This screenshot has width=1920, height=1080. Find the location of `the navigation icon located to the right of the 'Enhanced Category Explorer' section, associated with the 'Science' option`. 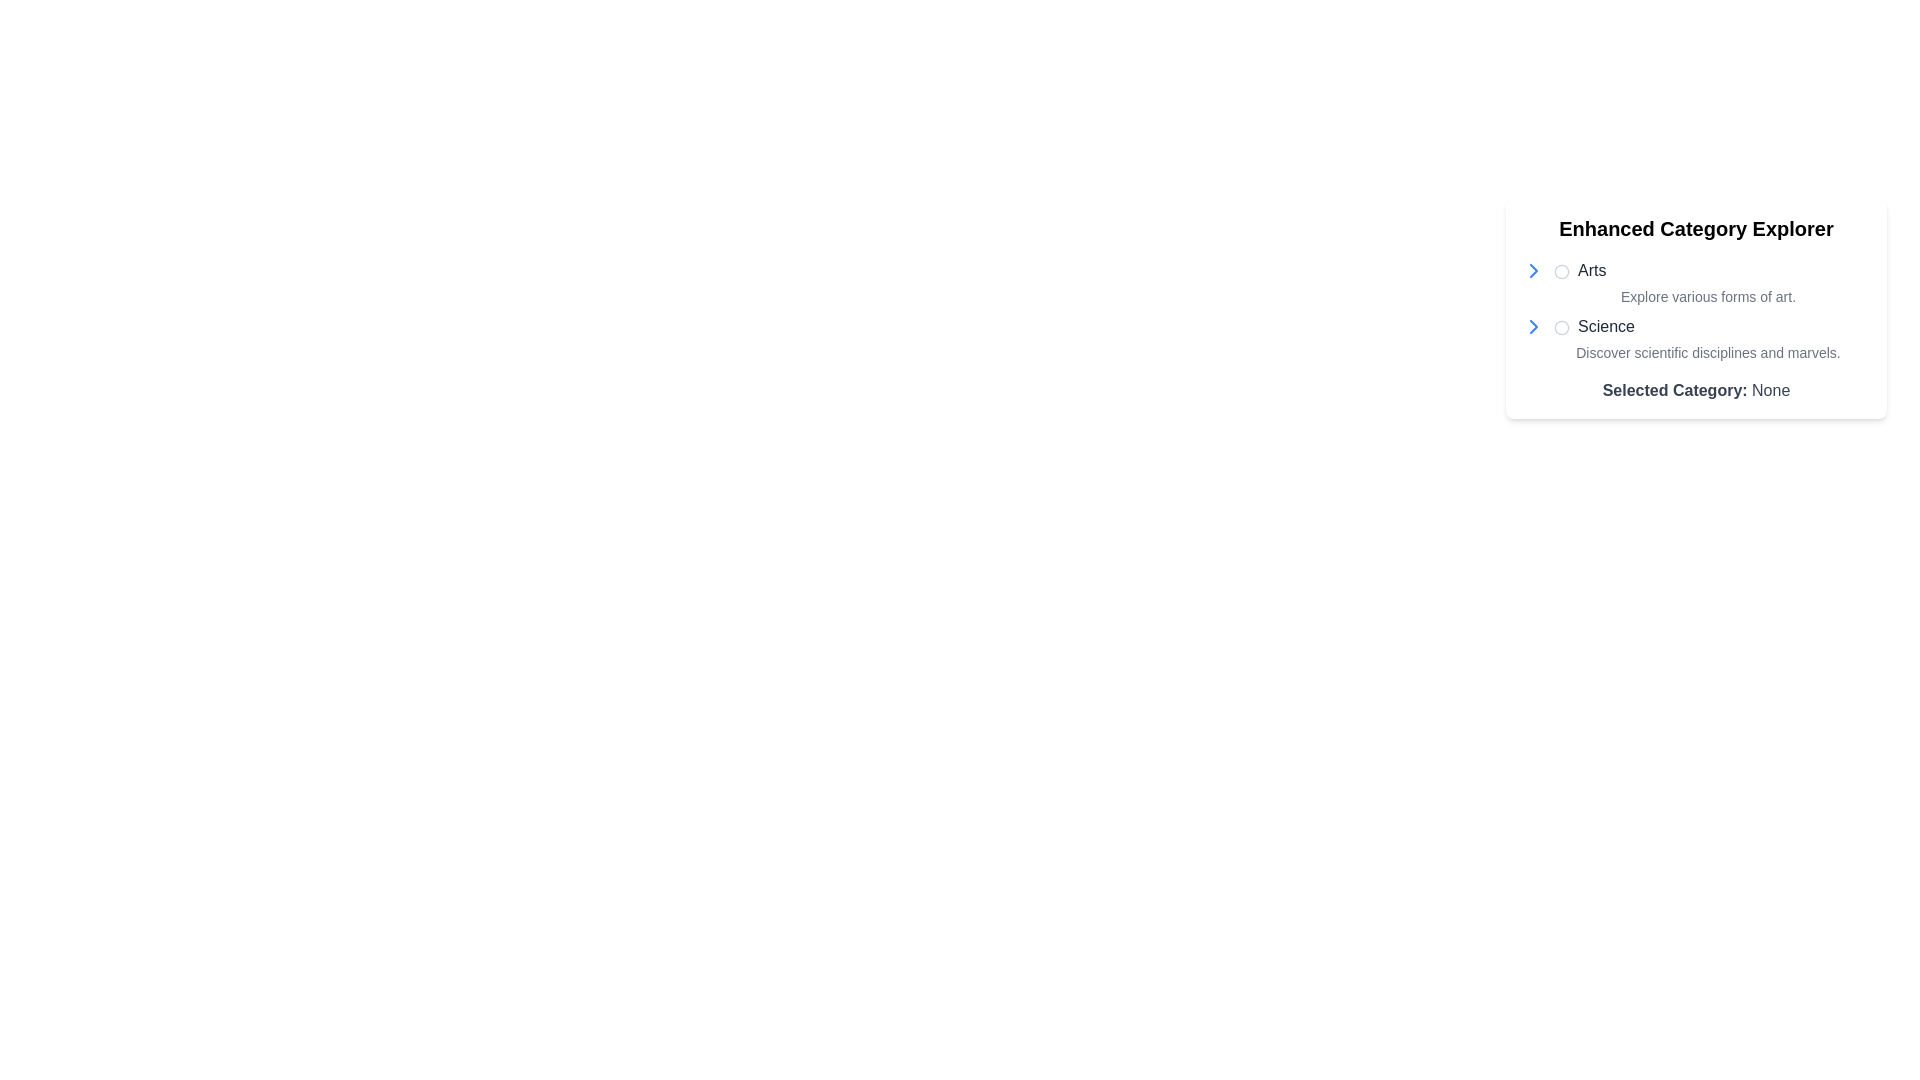

the navigation icon located to the right of the 'Enhanced Category Explorer' section, associated with the 'Science' option is located at coordinates (1533, 270).